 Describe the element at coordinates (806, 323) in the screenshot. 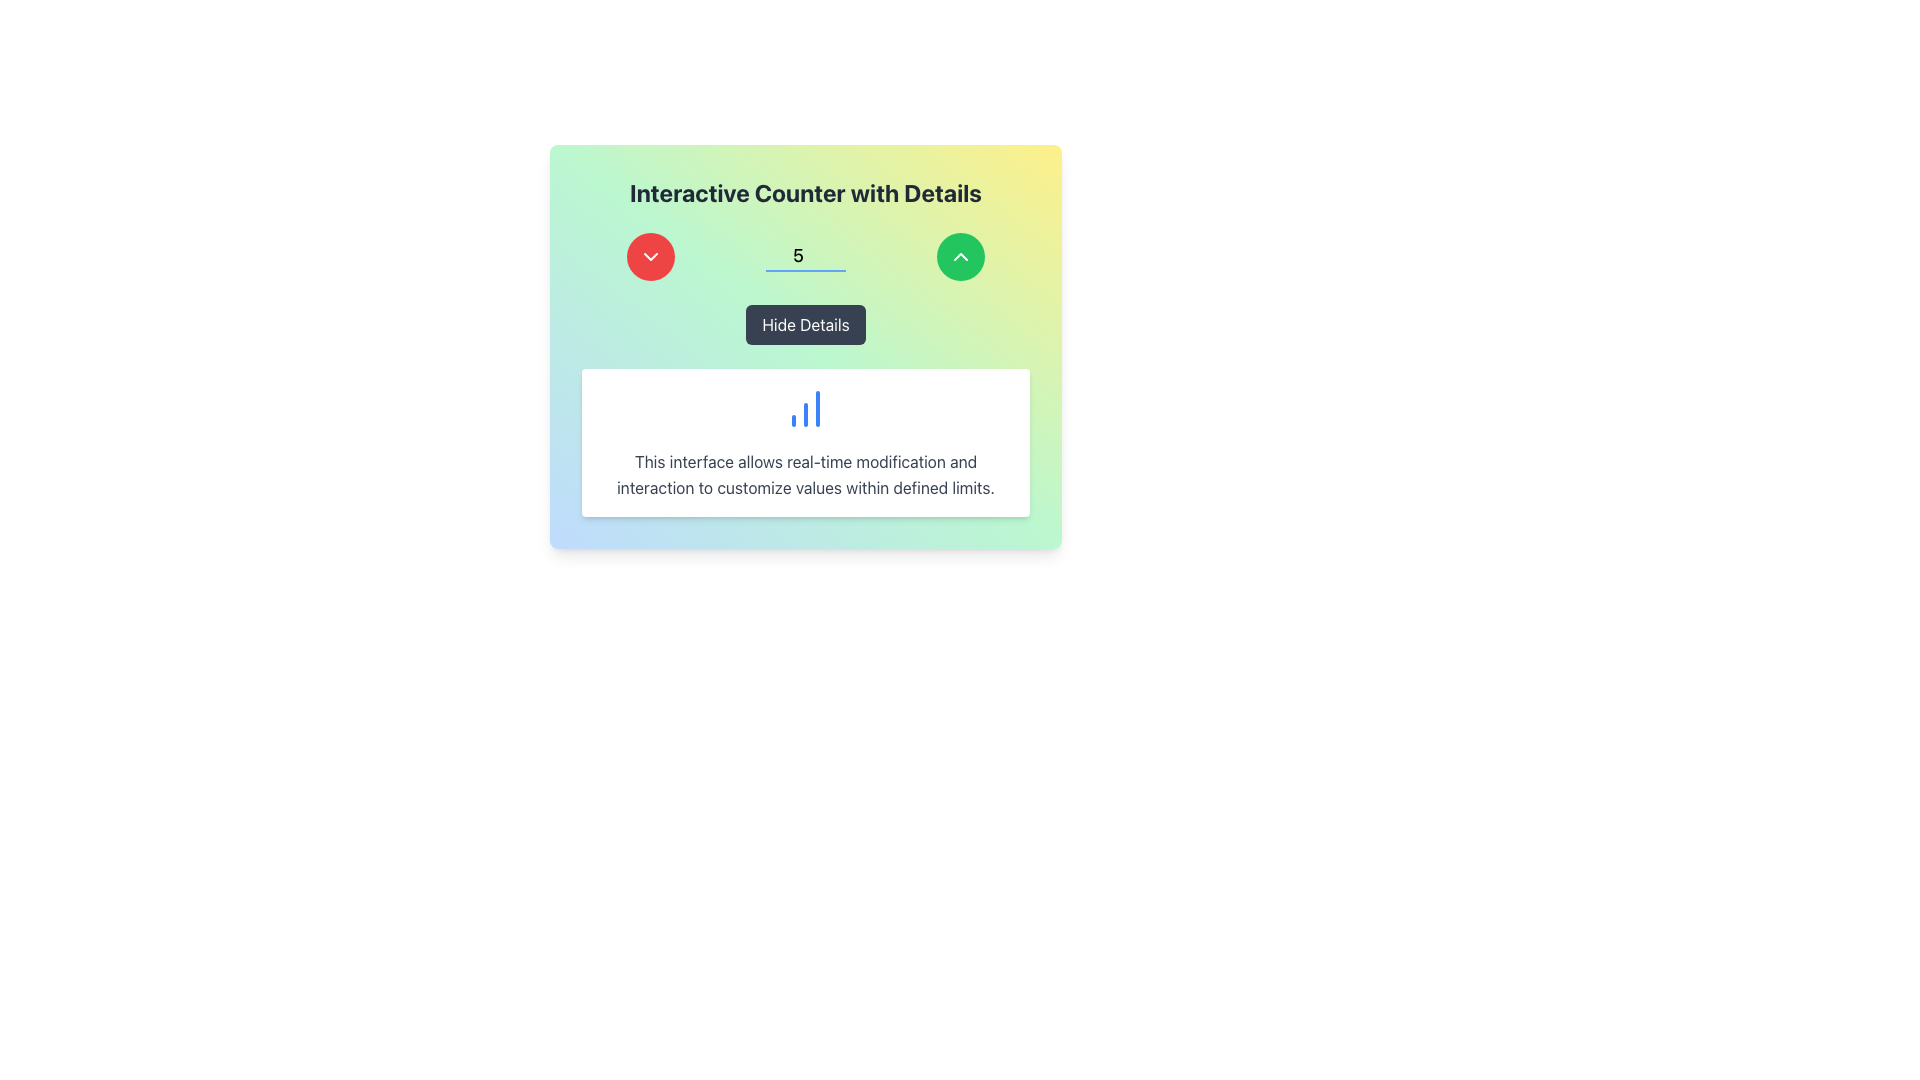

I see `the rectangular button with a dark gray background labeled 'Hide Details'` at that location.